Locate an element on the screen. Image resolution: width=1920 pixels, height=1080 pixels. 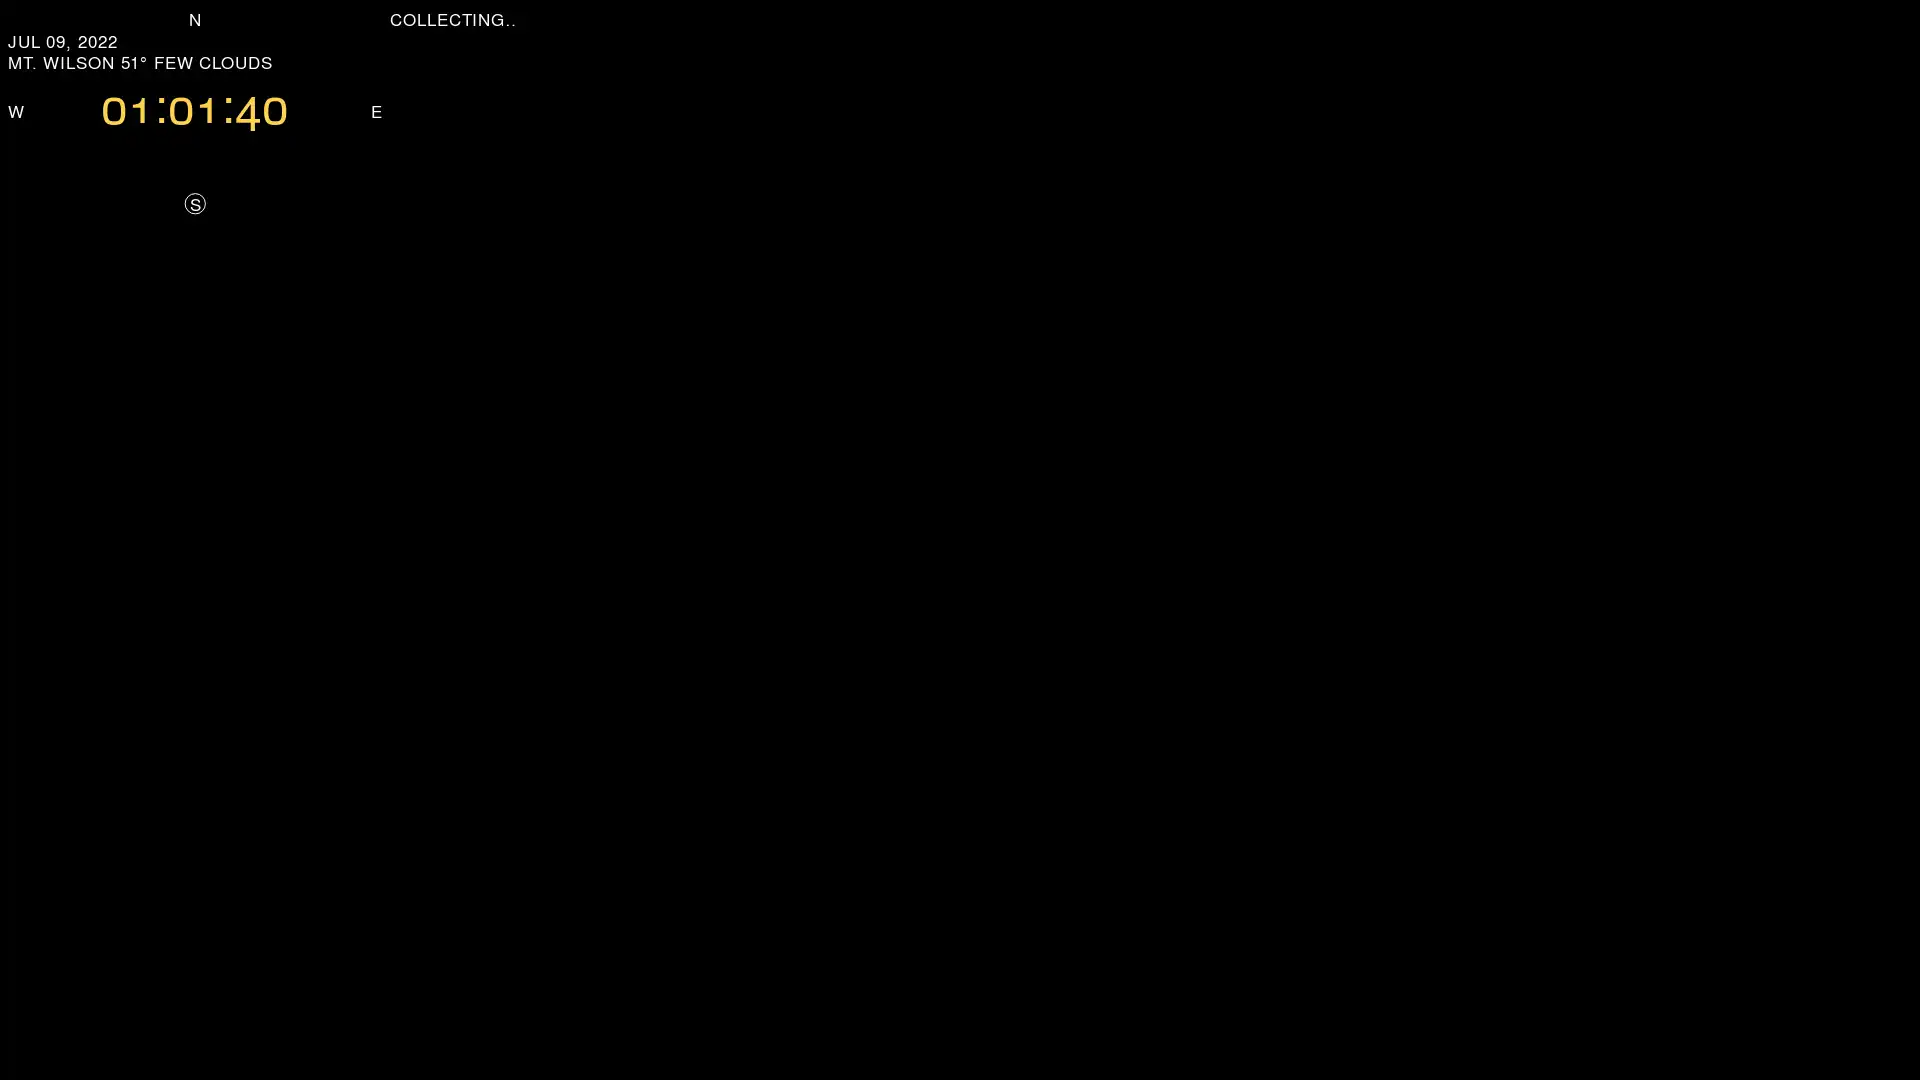
N is located at coordinates (195, 18).